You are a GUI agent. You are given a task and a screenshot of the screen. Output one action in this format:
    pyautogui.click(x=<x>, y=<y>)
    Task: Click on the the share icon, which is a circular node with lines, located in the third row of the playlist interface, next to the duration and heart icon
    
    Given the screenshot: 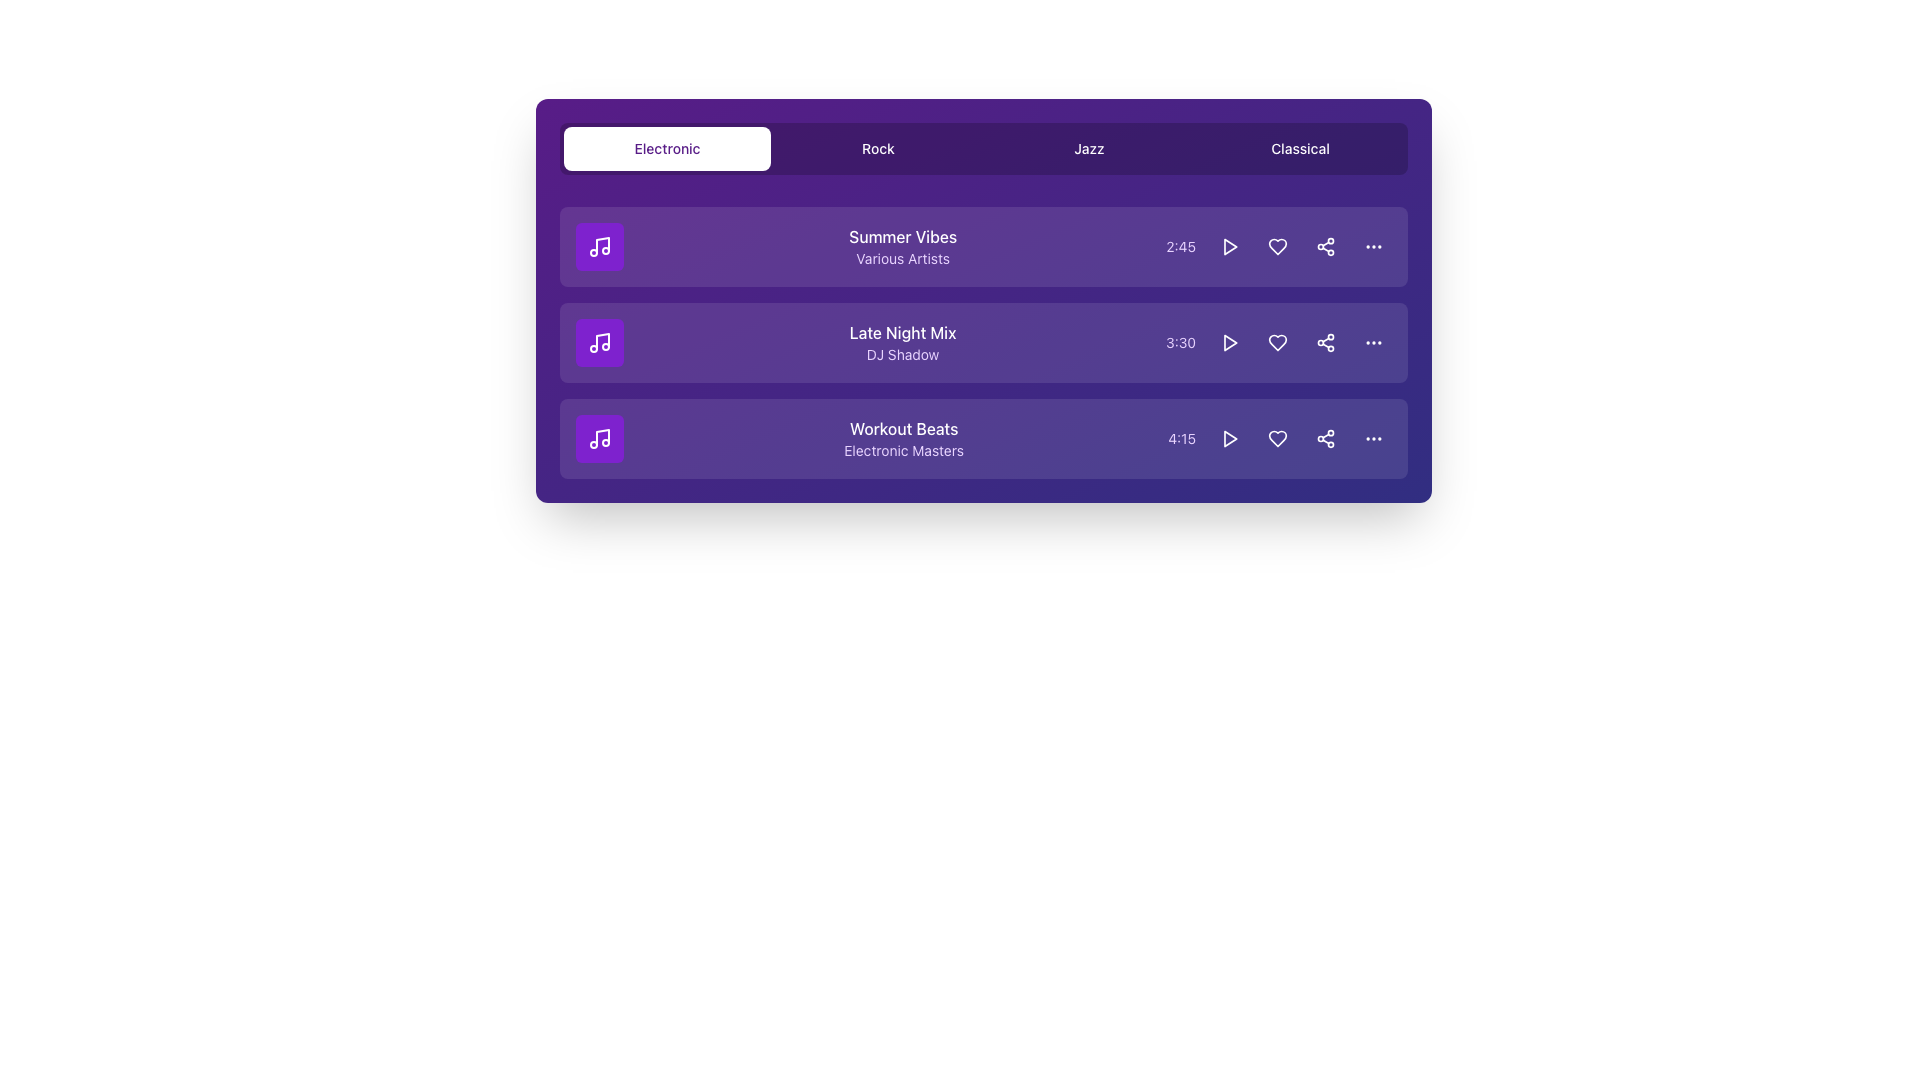 What is the action you would take?
    pyautogui.click(x=1325, y=342)
    